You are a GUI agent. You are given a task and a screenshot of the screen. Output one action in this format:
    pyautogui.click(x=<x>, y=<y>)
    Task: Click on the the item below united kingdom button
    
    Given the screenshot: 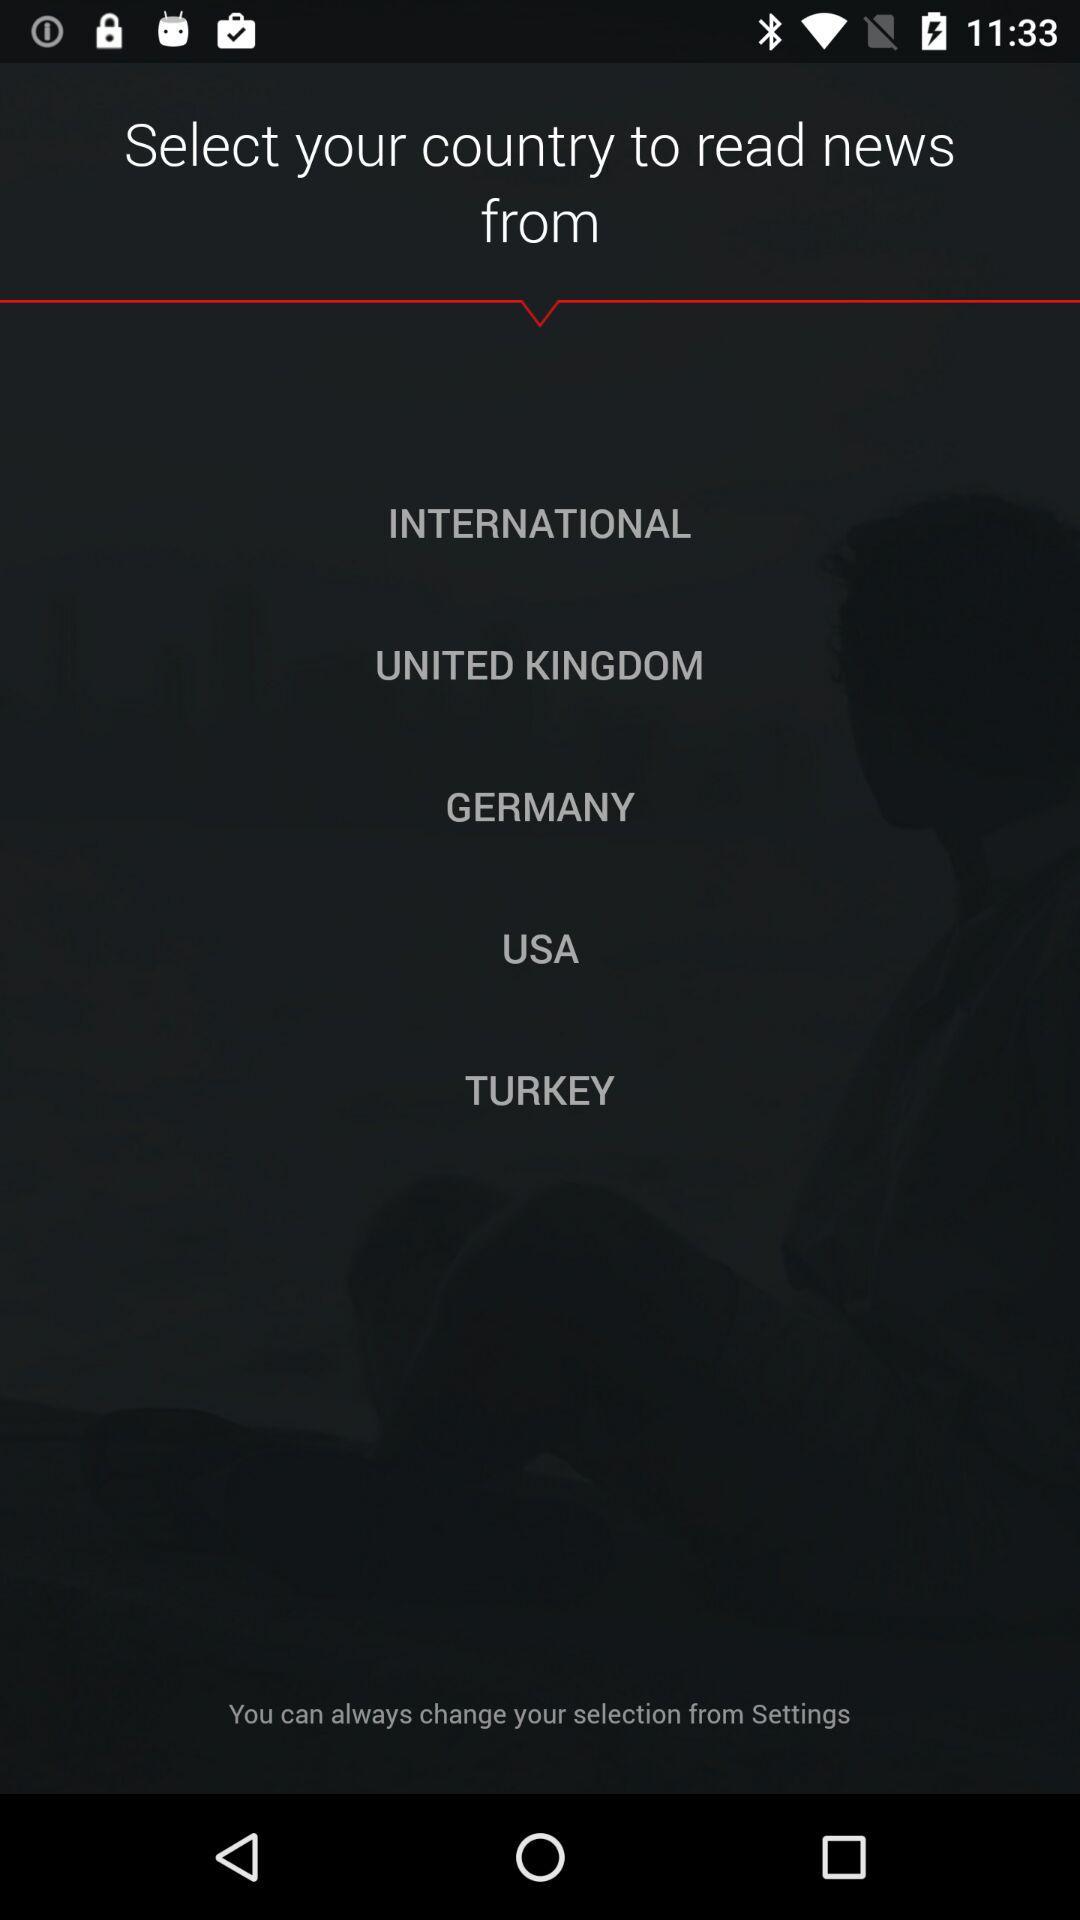 What is the action you would take?
    pyautogui.click(x=540, y=805)
    